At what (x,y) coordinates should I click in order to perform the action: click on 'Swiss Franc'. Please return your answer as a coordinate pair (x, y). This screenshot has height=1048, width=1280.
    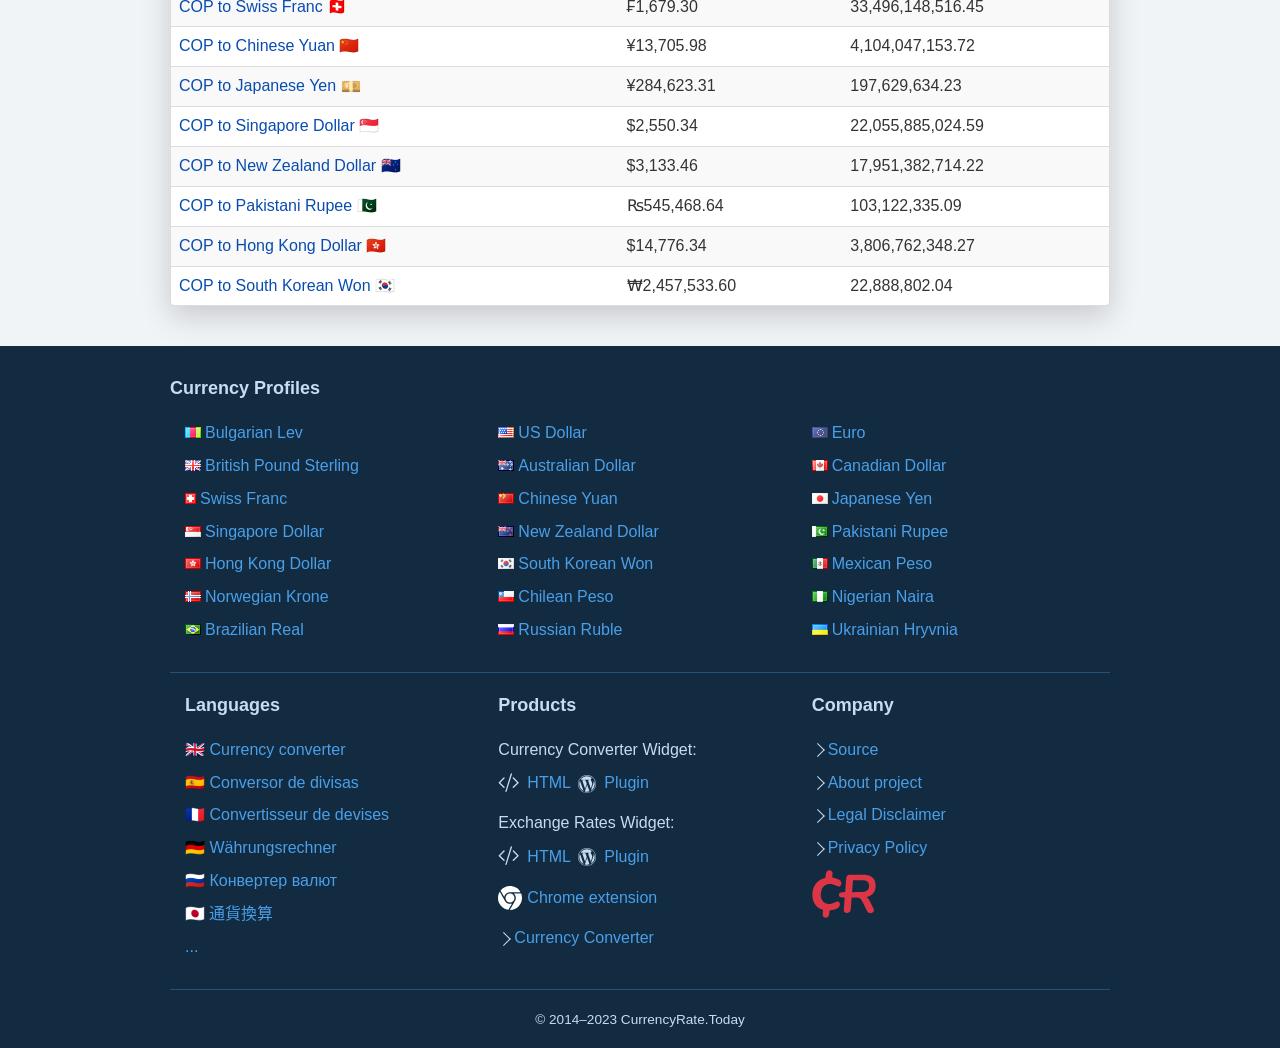
    Looking at the image, I should click on (242, 497).